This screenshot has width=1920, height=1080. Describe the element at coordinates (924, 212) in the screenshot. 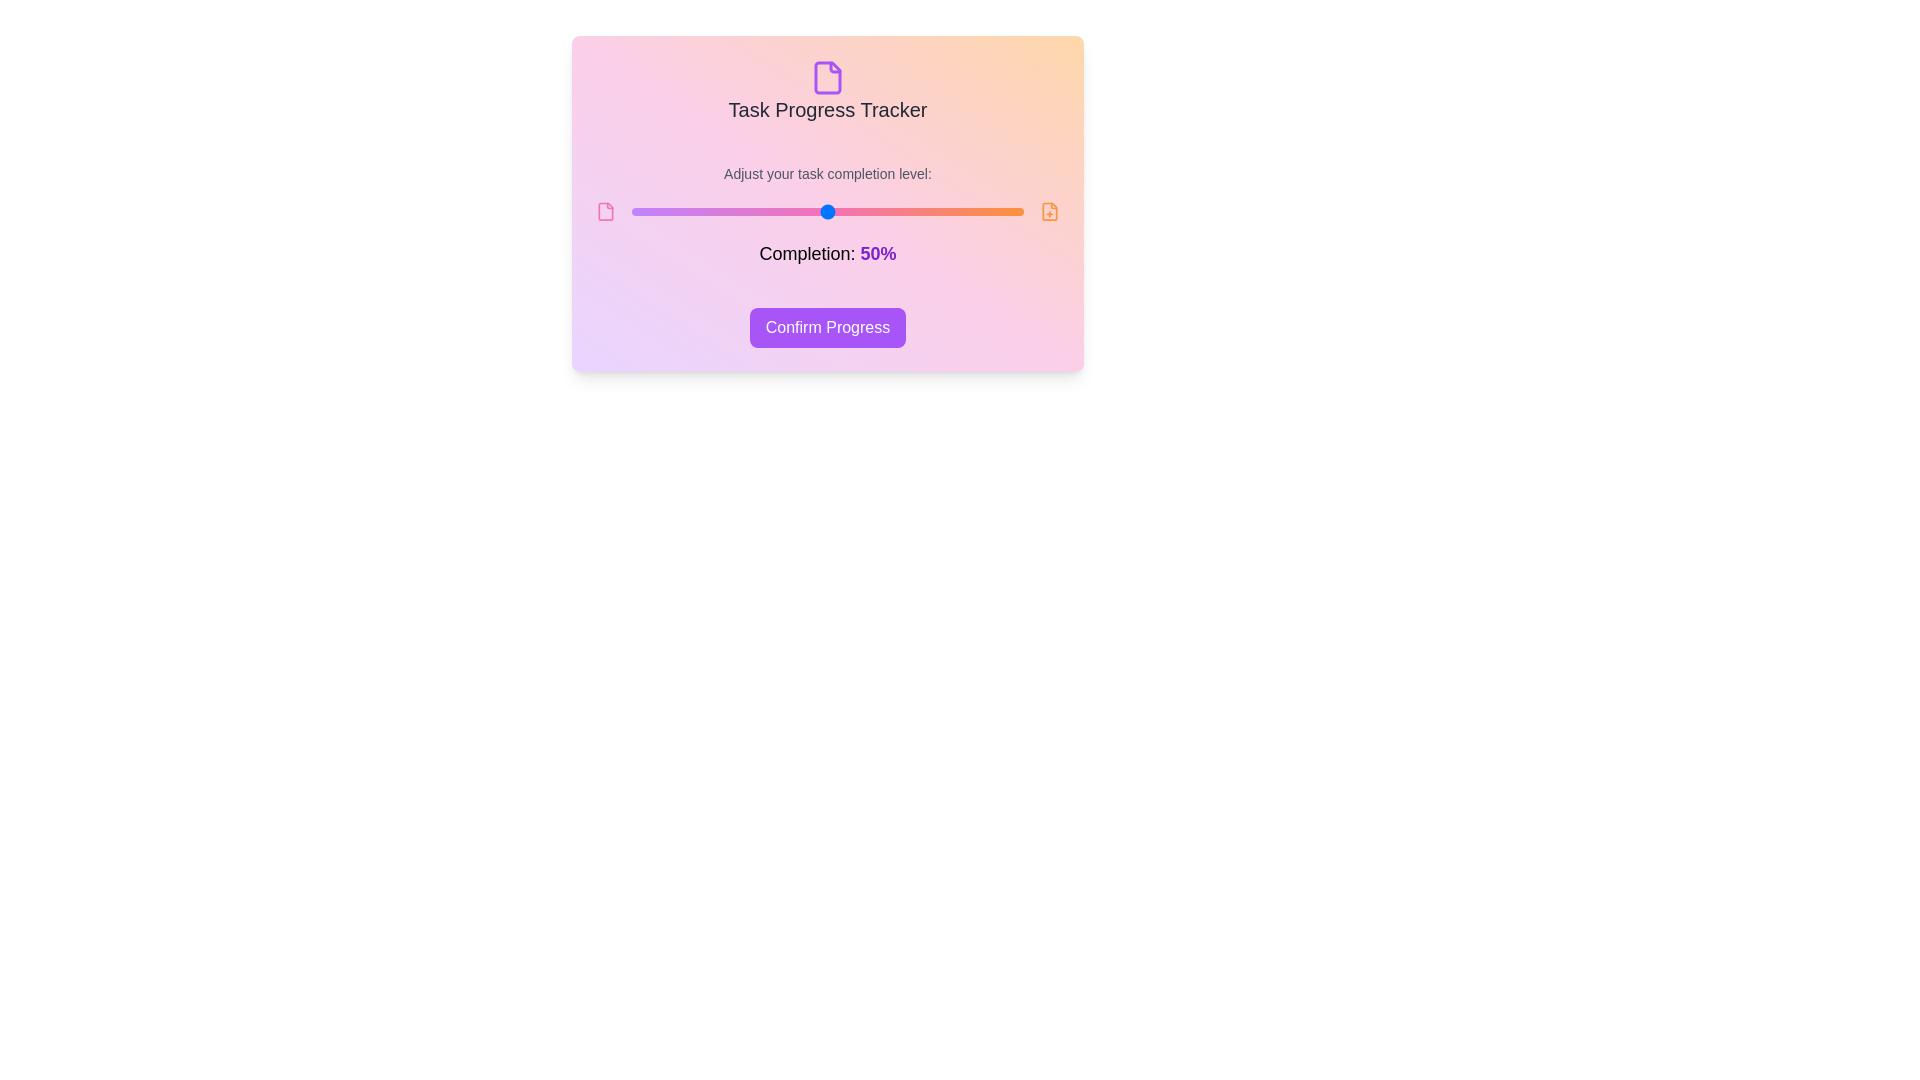

I see `the slider to set the completion level to 75%` at that location.